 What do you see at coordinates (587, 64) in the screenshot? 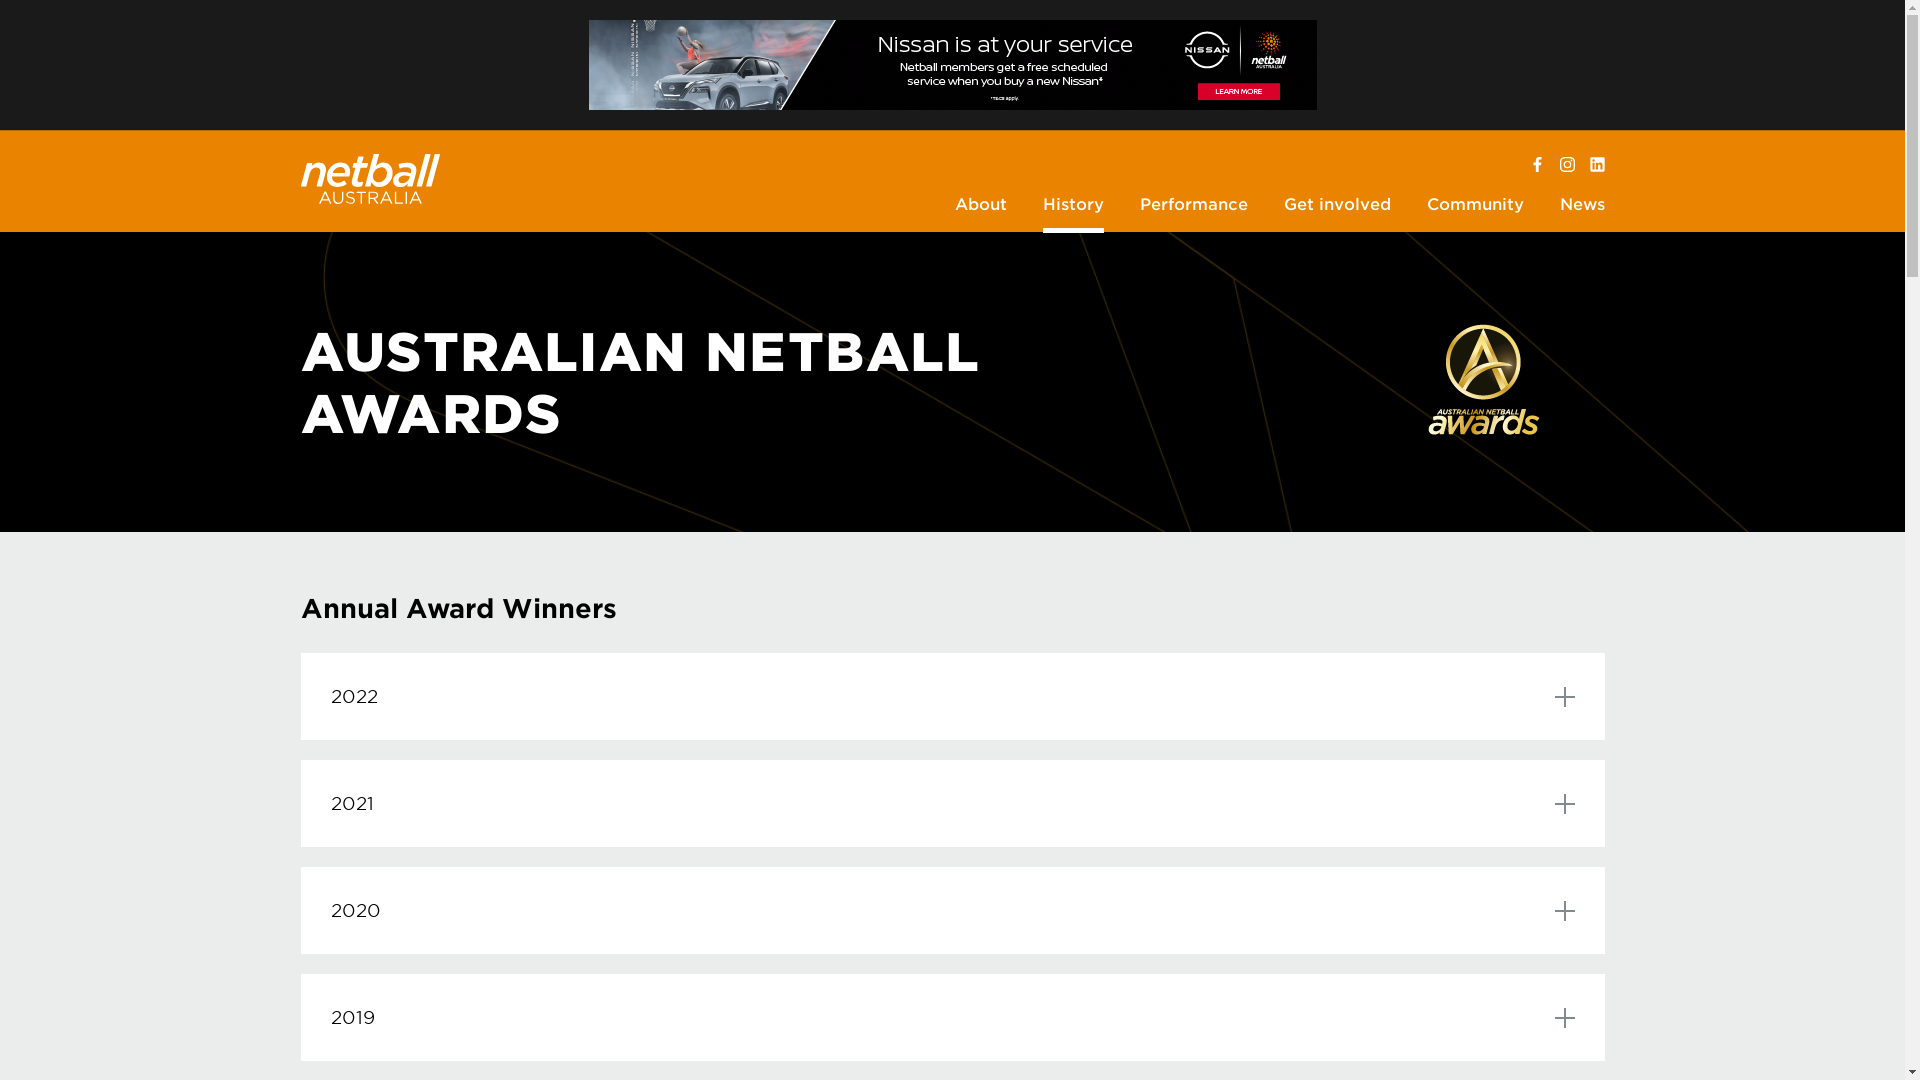
I see `'3rd party ad content'` at bounding box center [587, 64].